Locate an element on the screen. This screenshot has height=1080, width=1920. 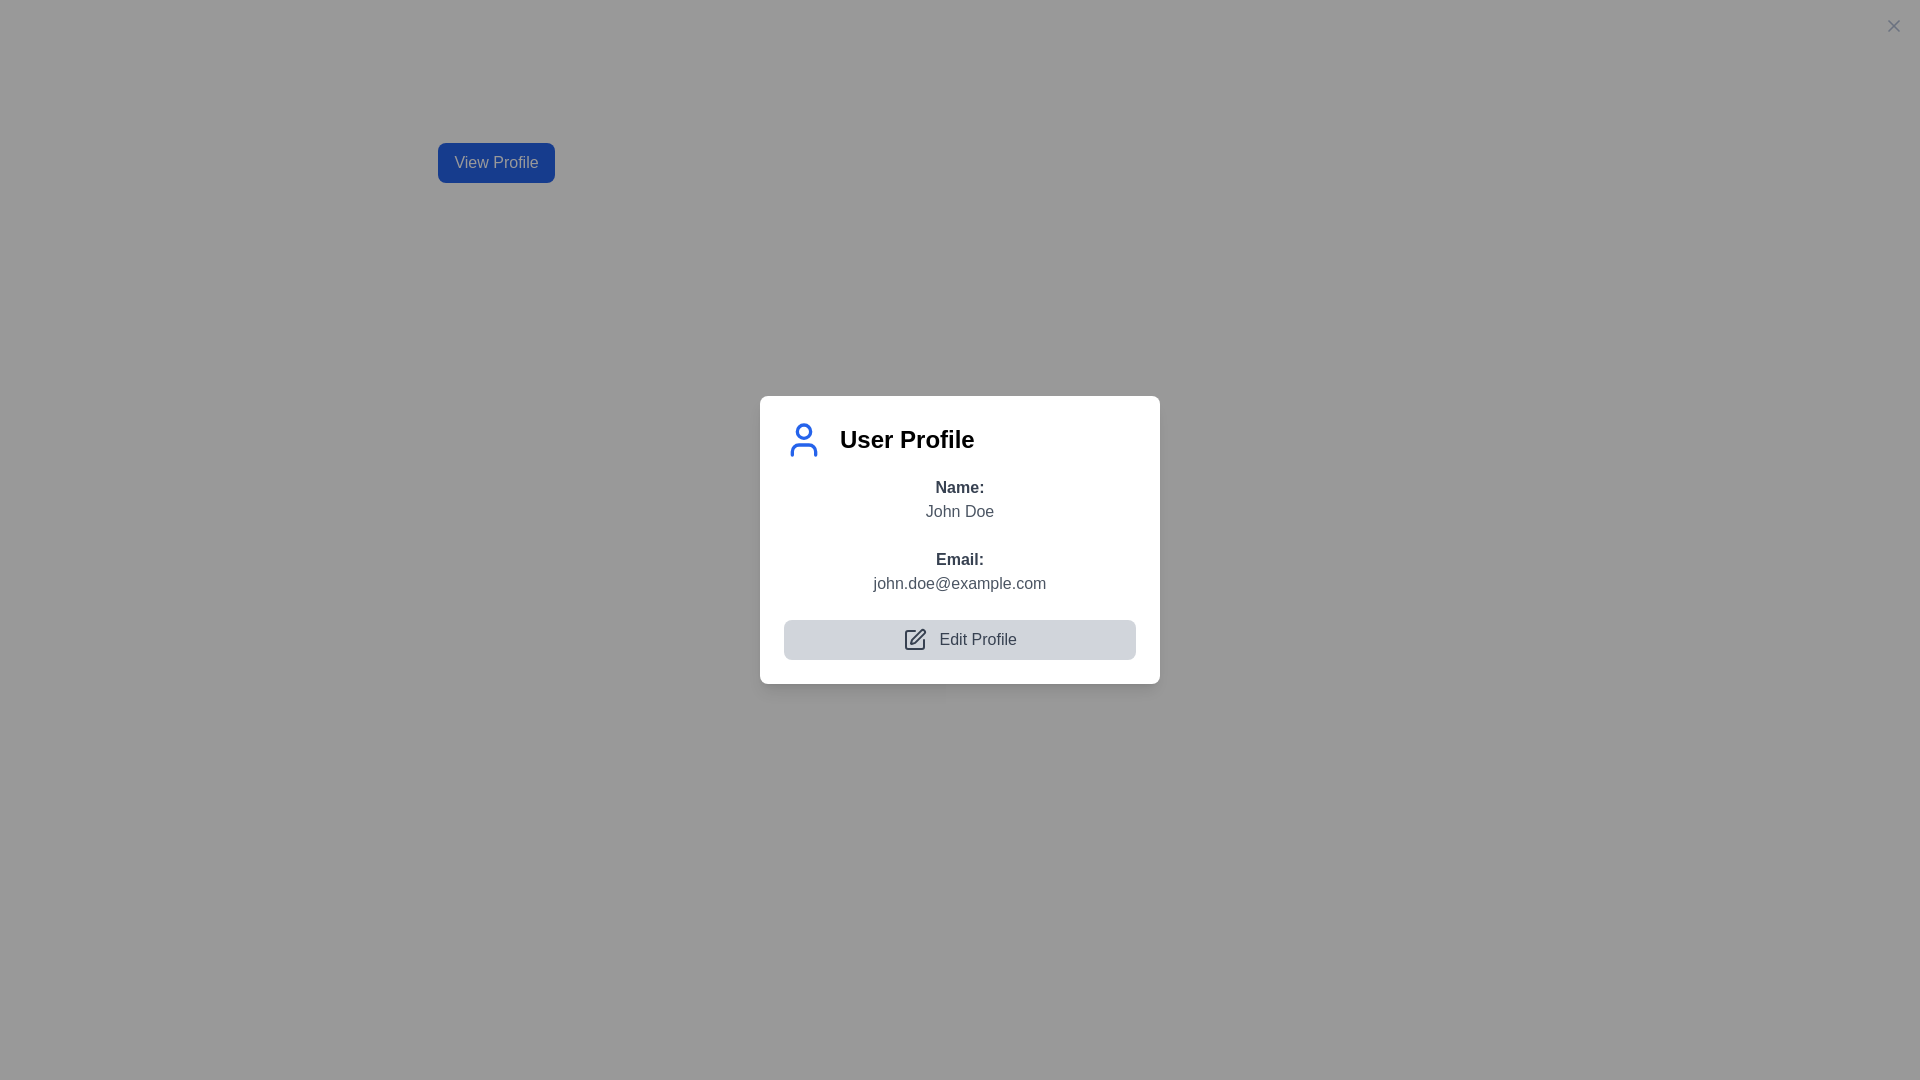
the blue button with rounded corners that reads 'View Profile' is located at coordinates (496, 161).